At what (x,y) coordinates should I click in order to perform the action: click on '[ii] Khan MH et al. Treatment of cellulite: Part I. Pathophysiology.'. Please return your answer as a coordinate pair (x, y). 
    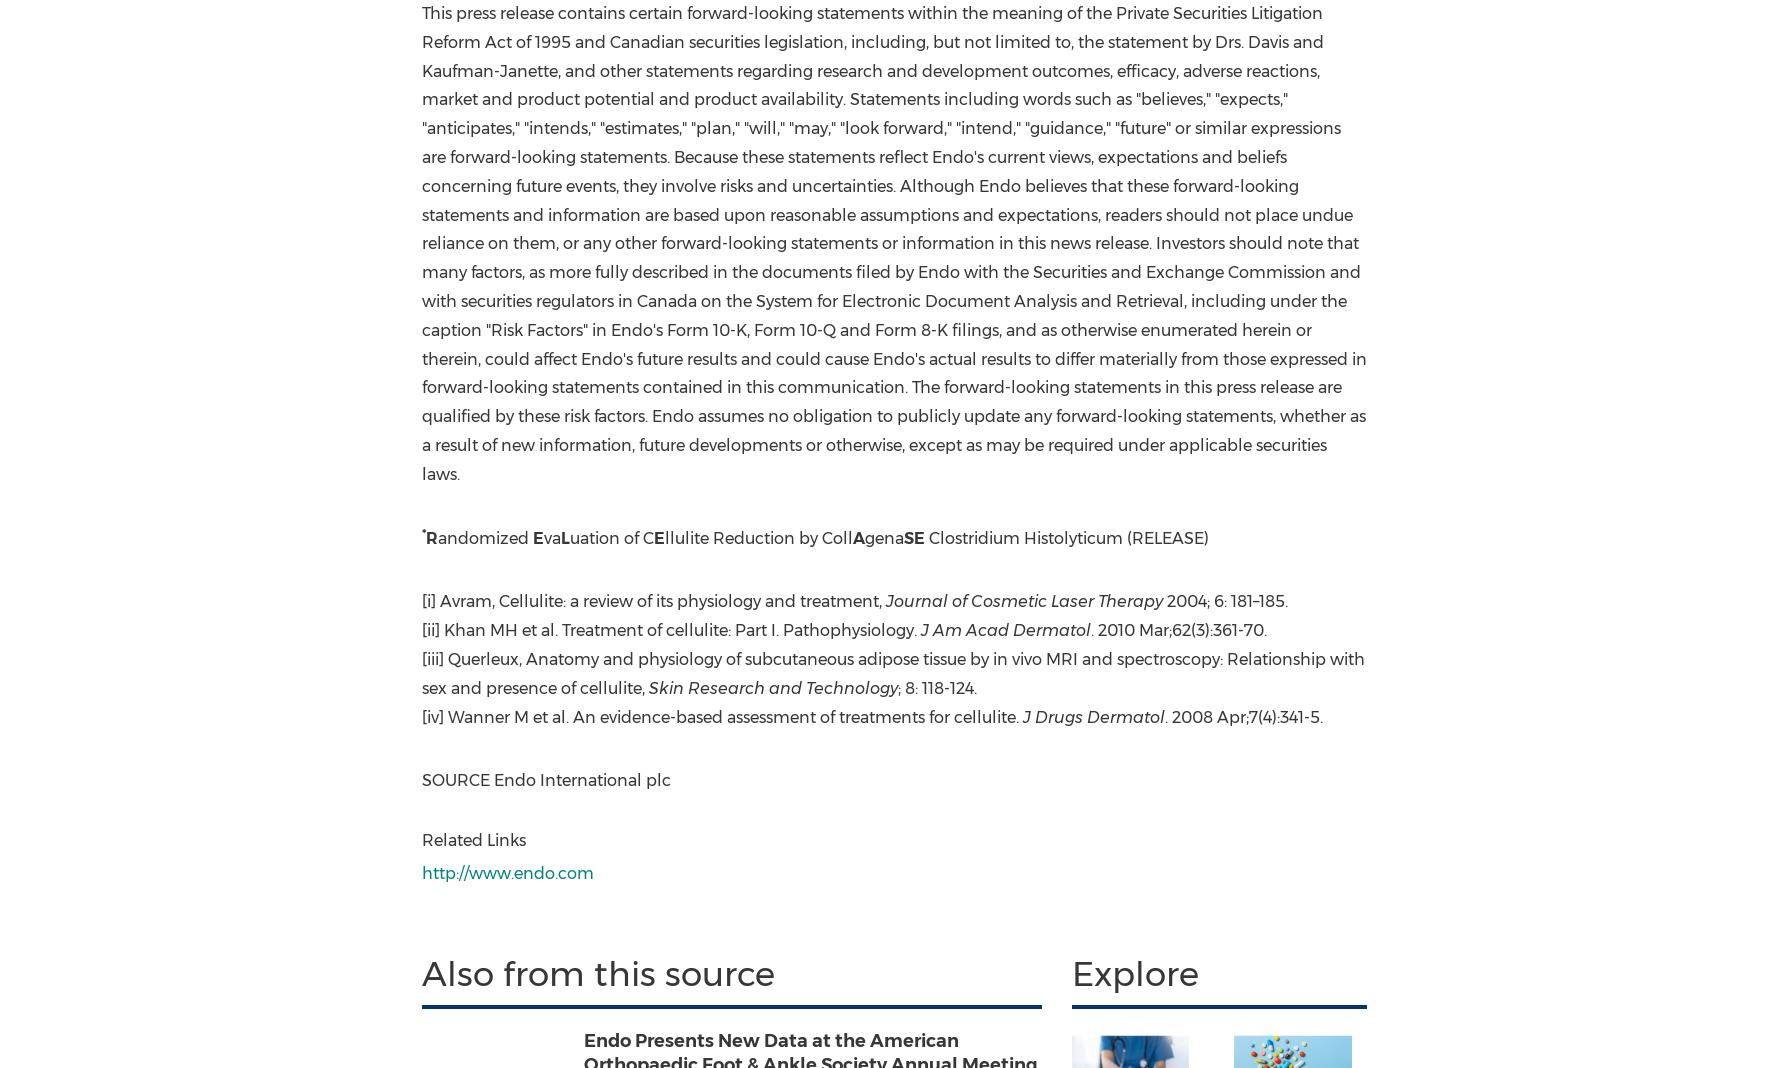
    Looking at the image, I should click on (671, 629).